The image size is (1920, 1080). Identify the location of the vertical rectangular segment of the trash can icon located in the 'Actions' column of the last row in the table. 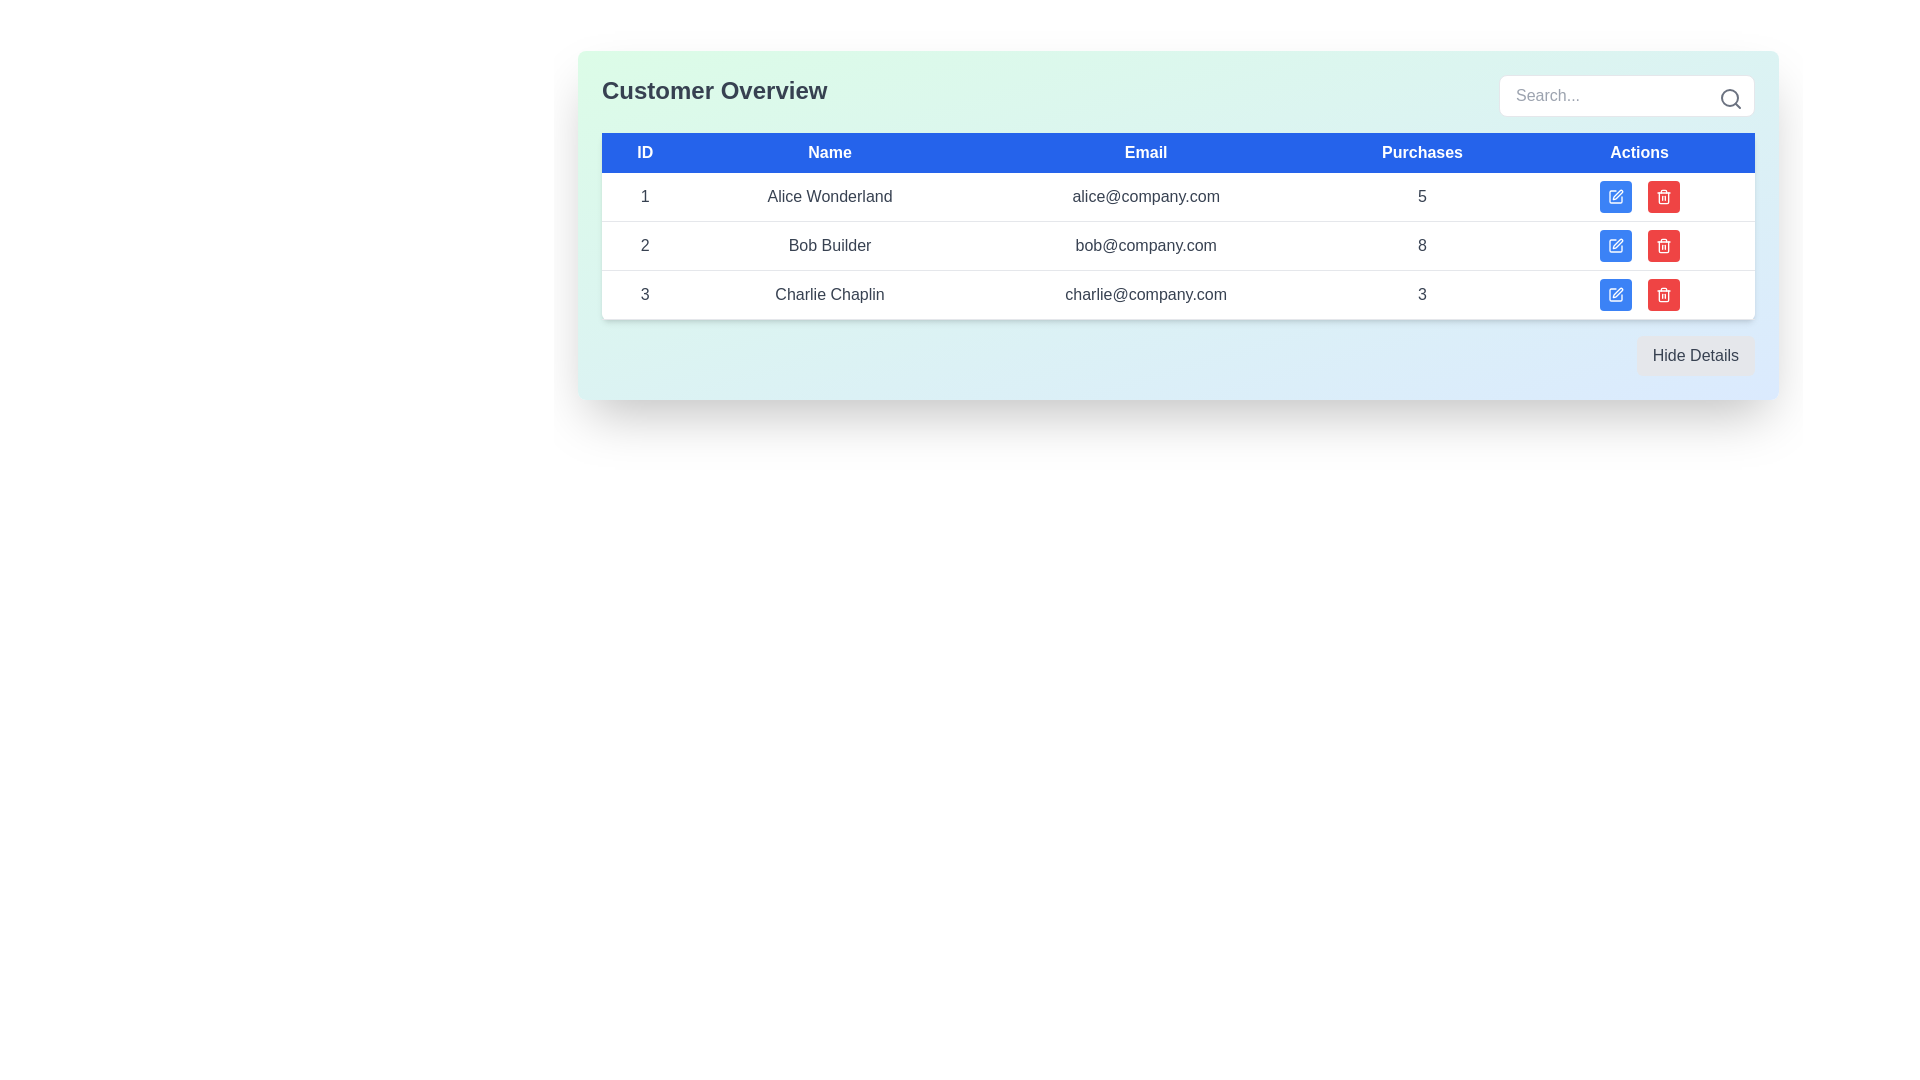
(1663, 246).